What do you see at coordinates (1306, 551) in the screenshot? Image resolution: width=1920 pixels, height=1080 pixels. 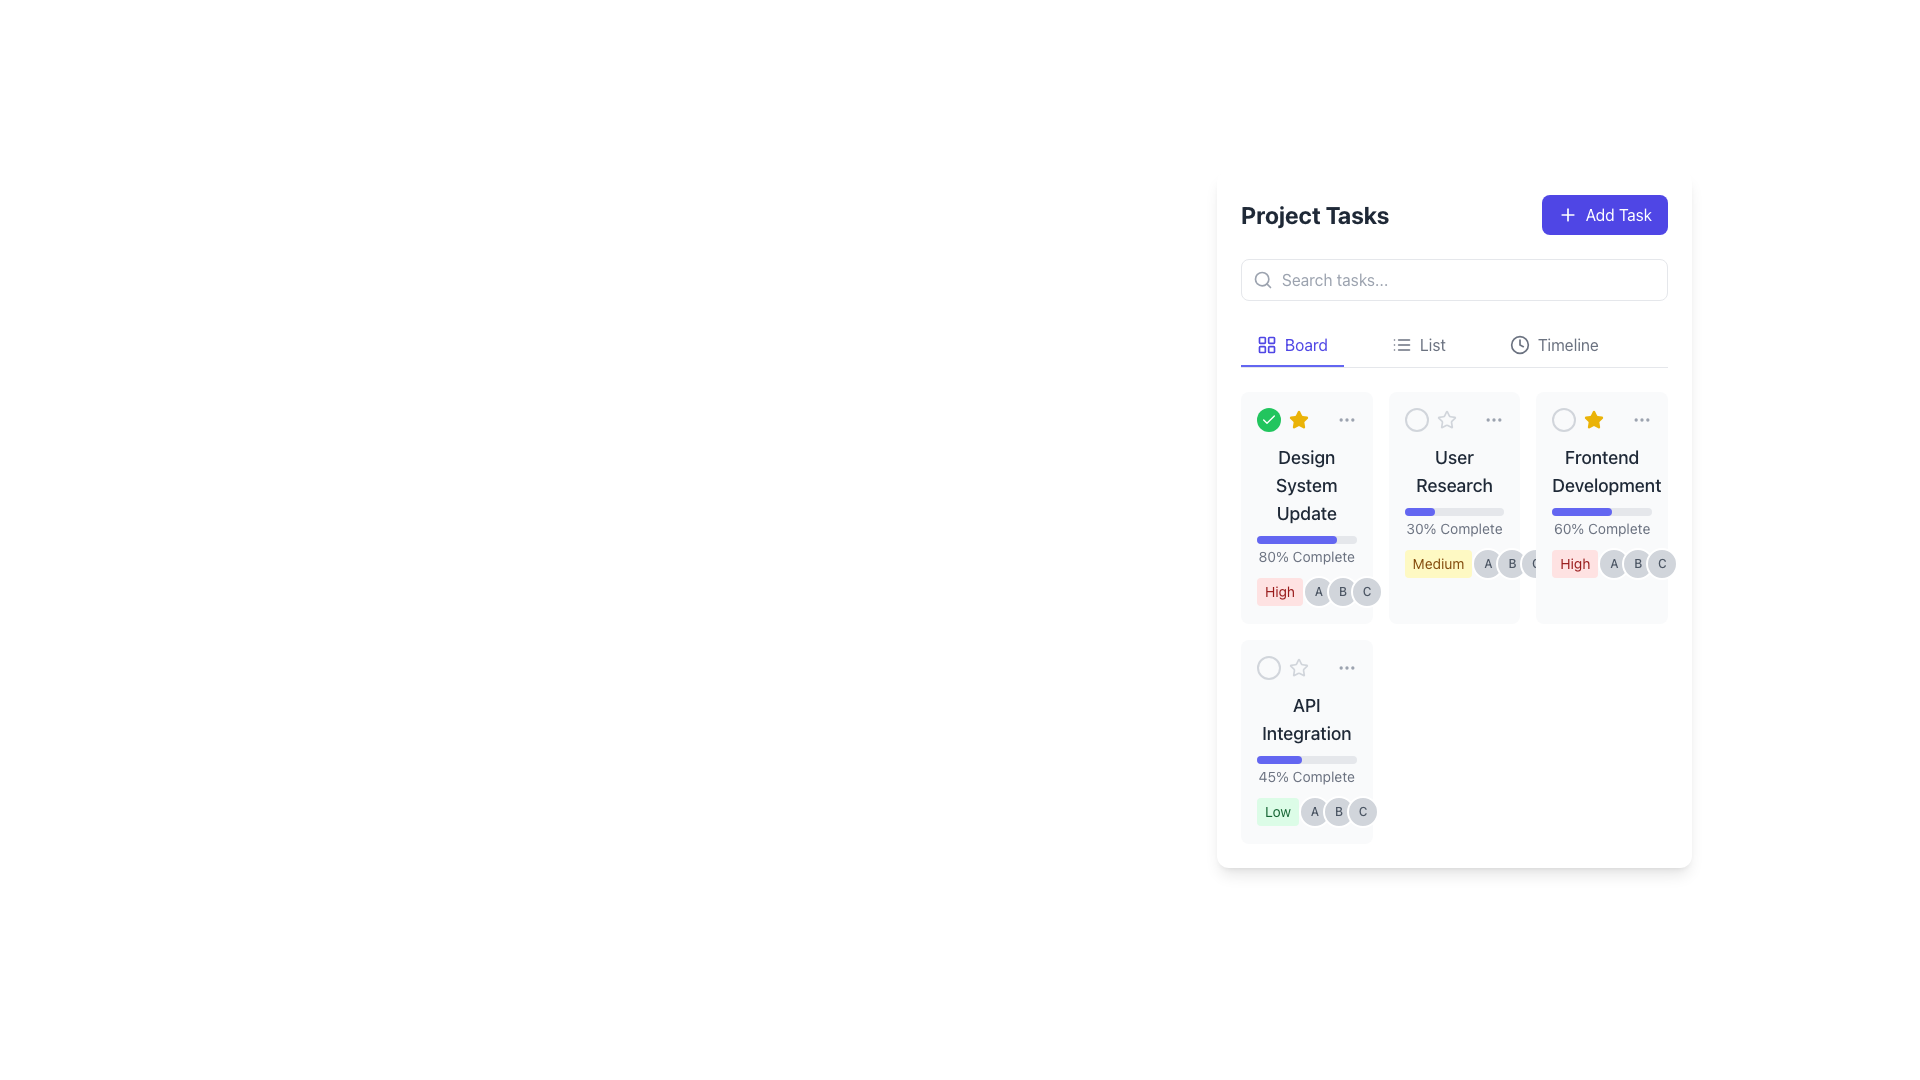 I see `completion percentage from the progress indicator located in the 'Design System Update' card on the Kanban task board, positioned below the card's title and above the 'High' priority label` at bounding box center [1306, 551].